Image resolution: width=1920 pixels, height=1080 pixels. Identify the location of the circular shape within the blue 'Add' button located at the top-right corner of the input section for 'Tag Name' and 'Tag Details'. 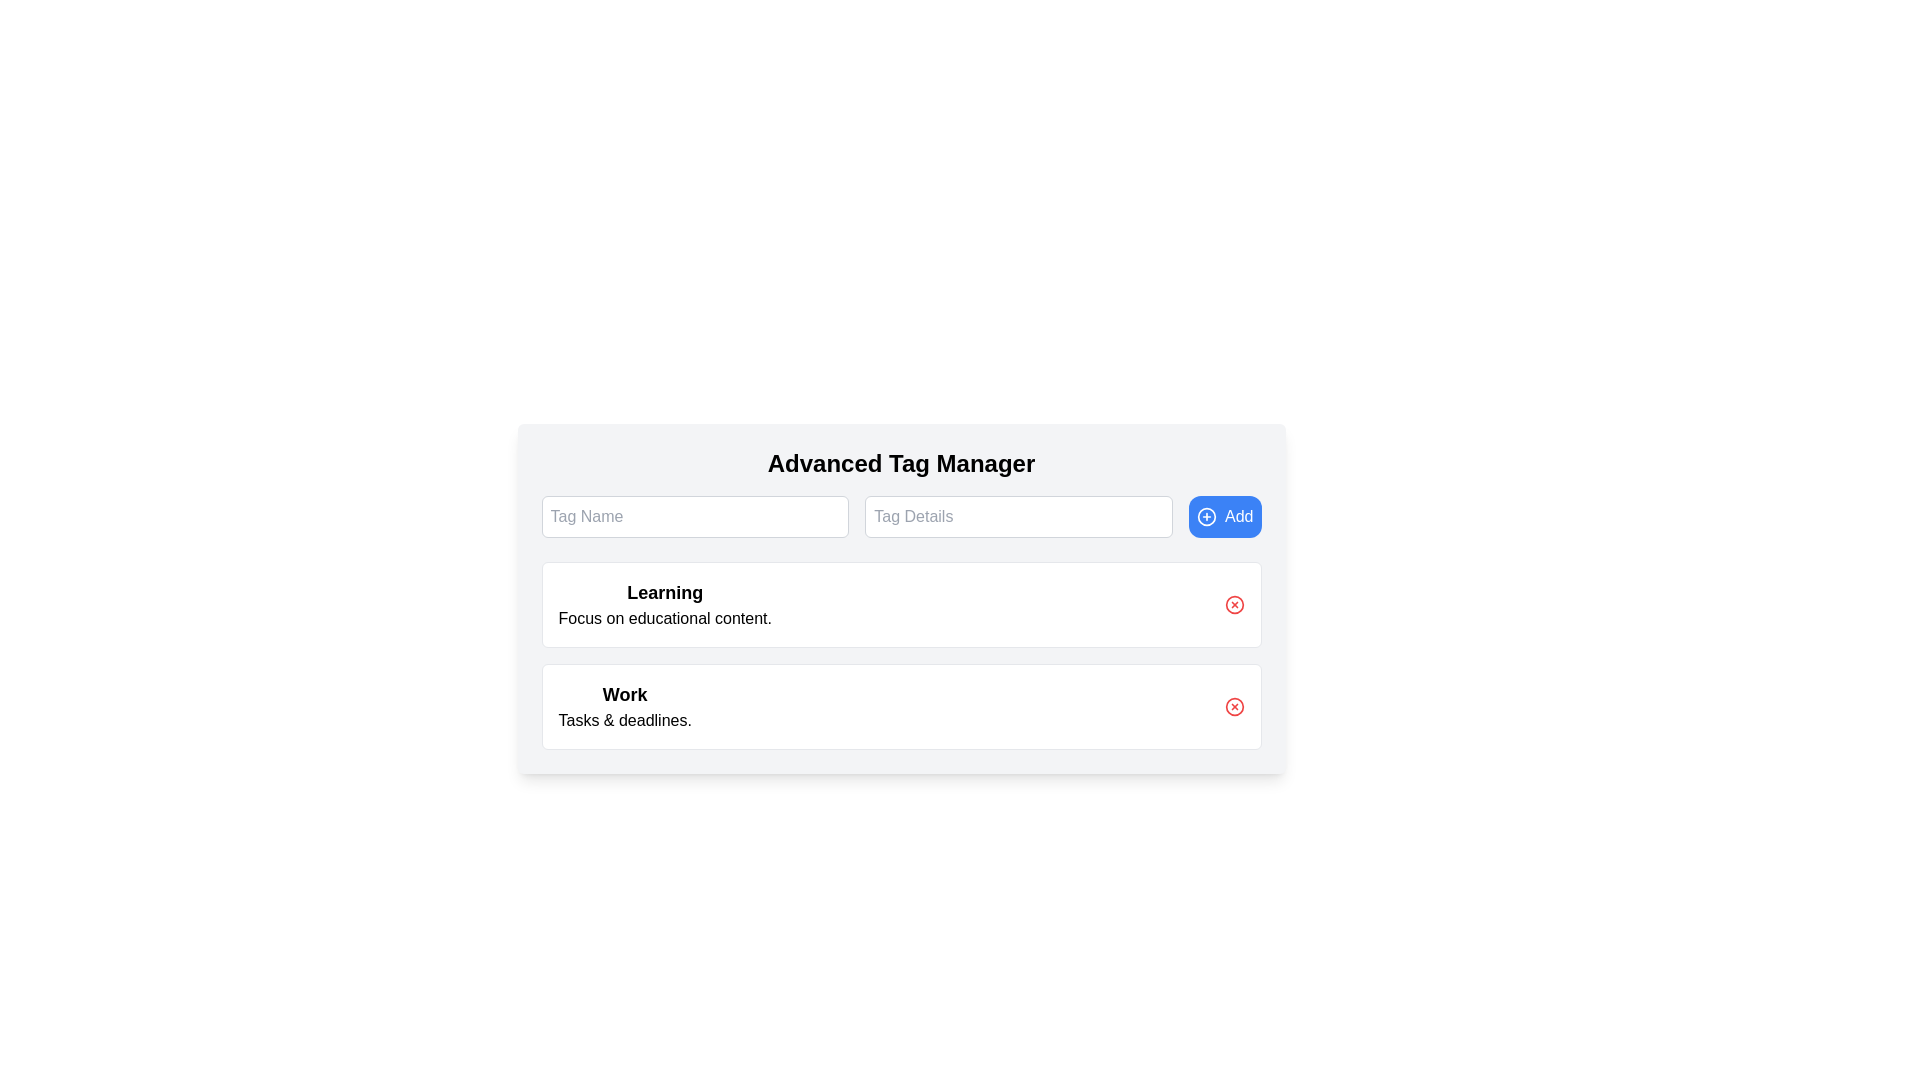
(1206, 515).